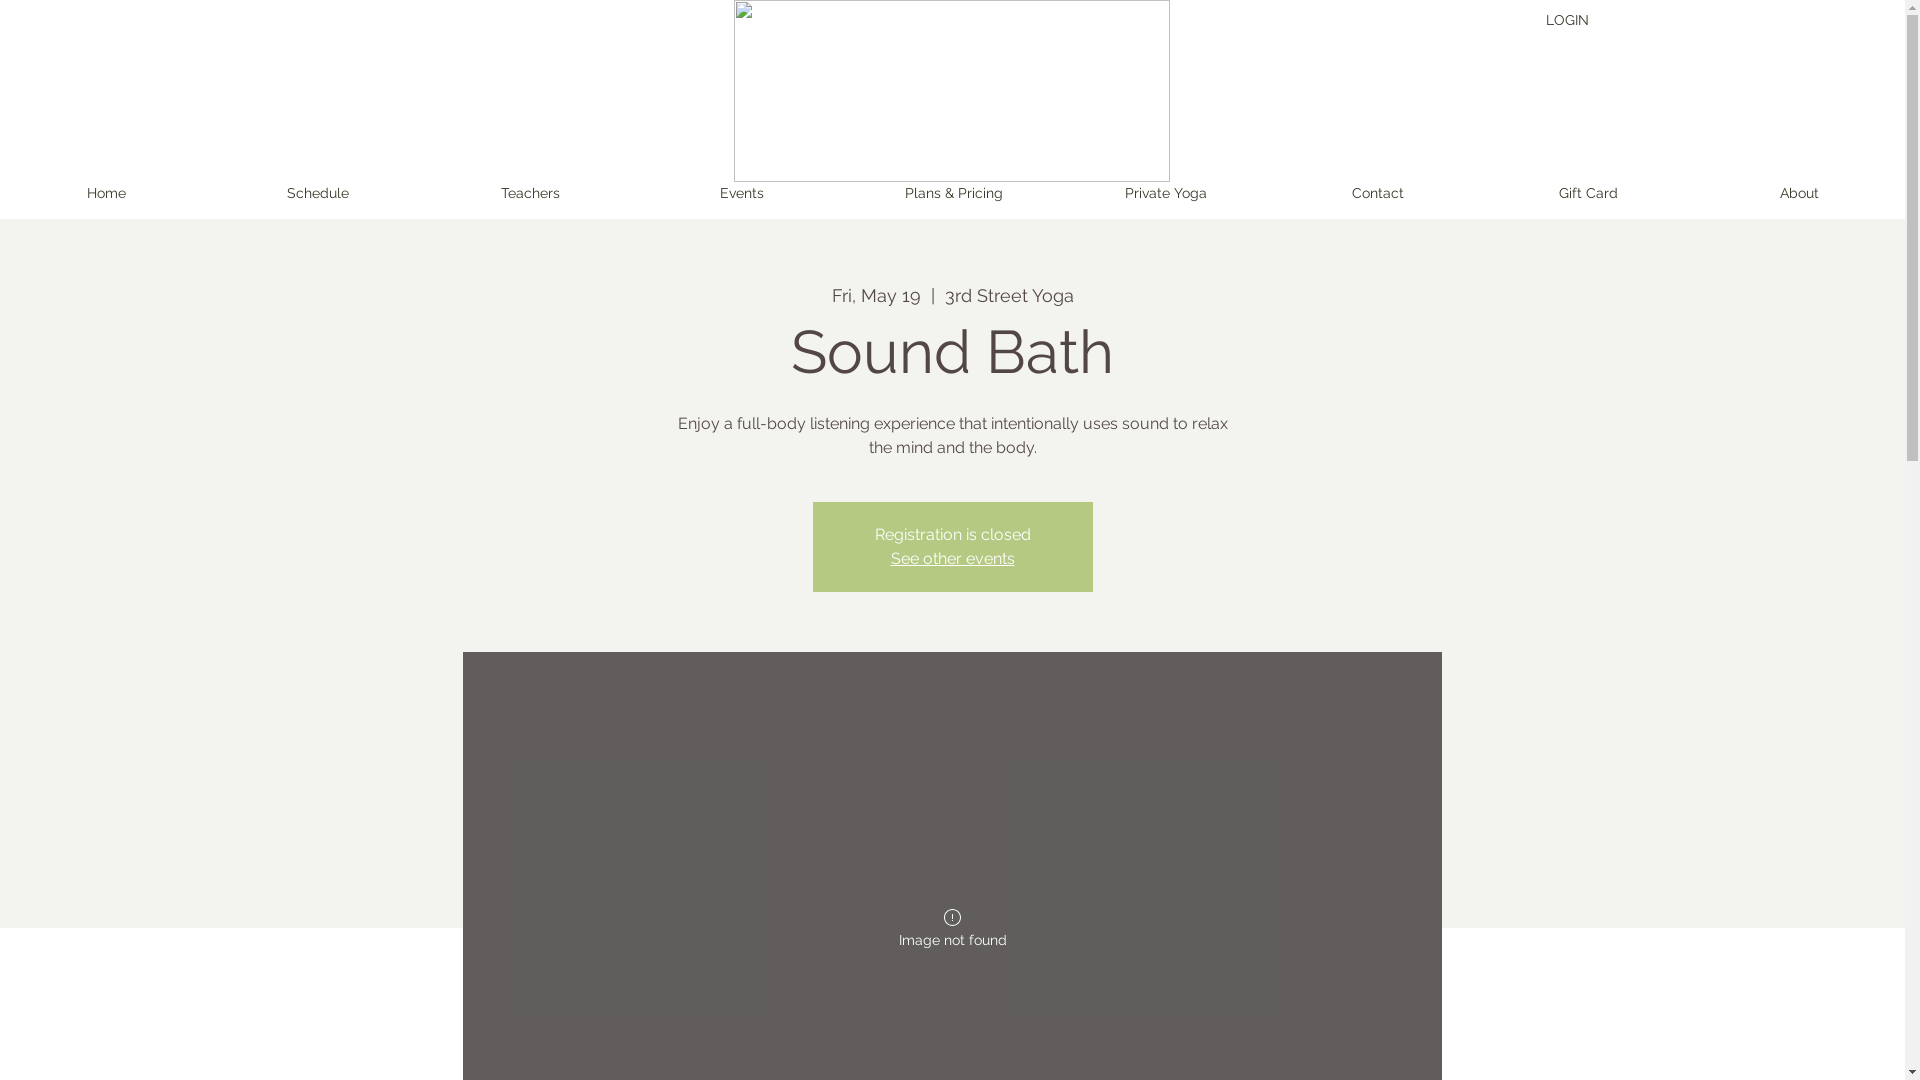 The width and height of the screenshot is (1920, 1080). I want to click on 'Teachers', so click(529, 193).